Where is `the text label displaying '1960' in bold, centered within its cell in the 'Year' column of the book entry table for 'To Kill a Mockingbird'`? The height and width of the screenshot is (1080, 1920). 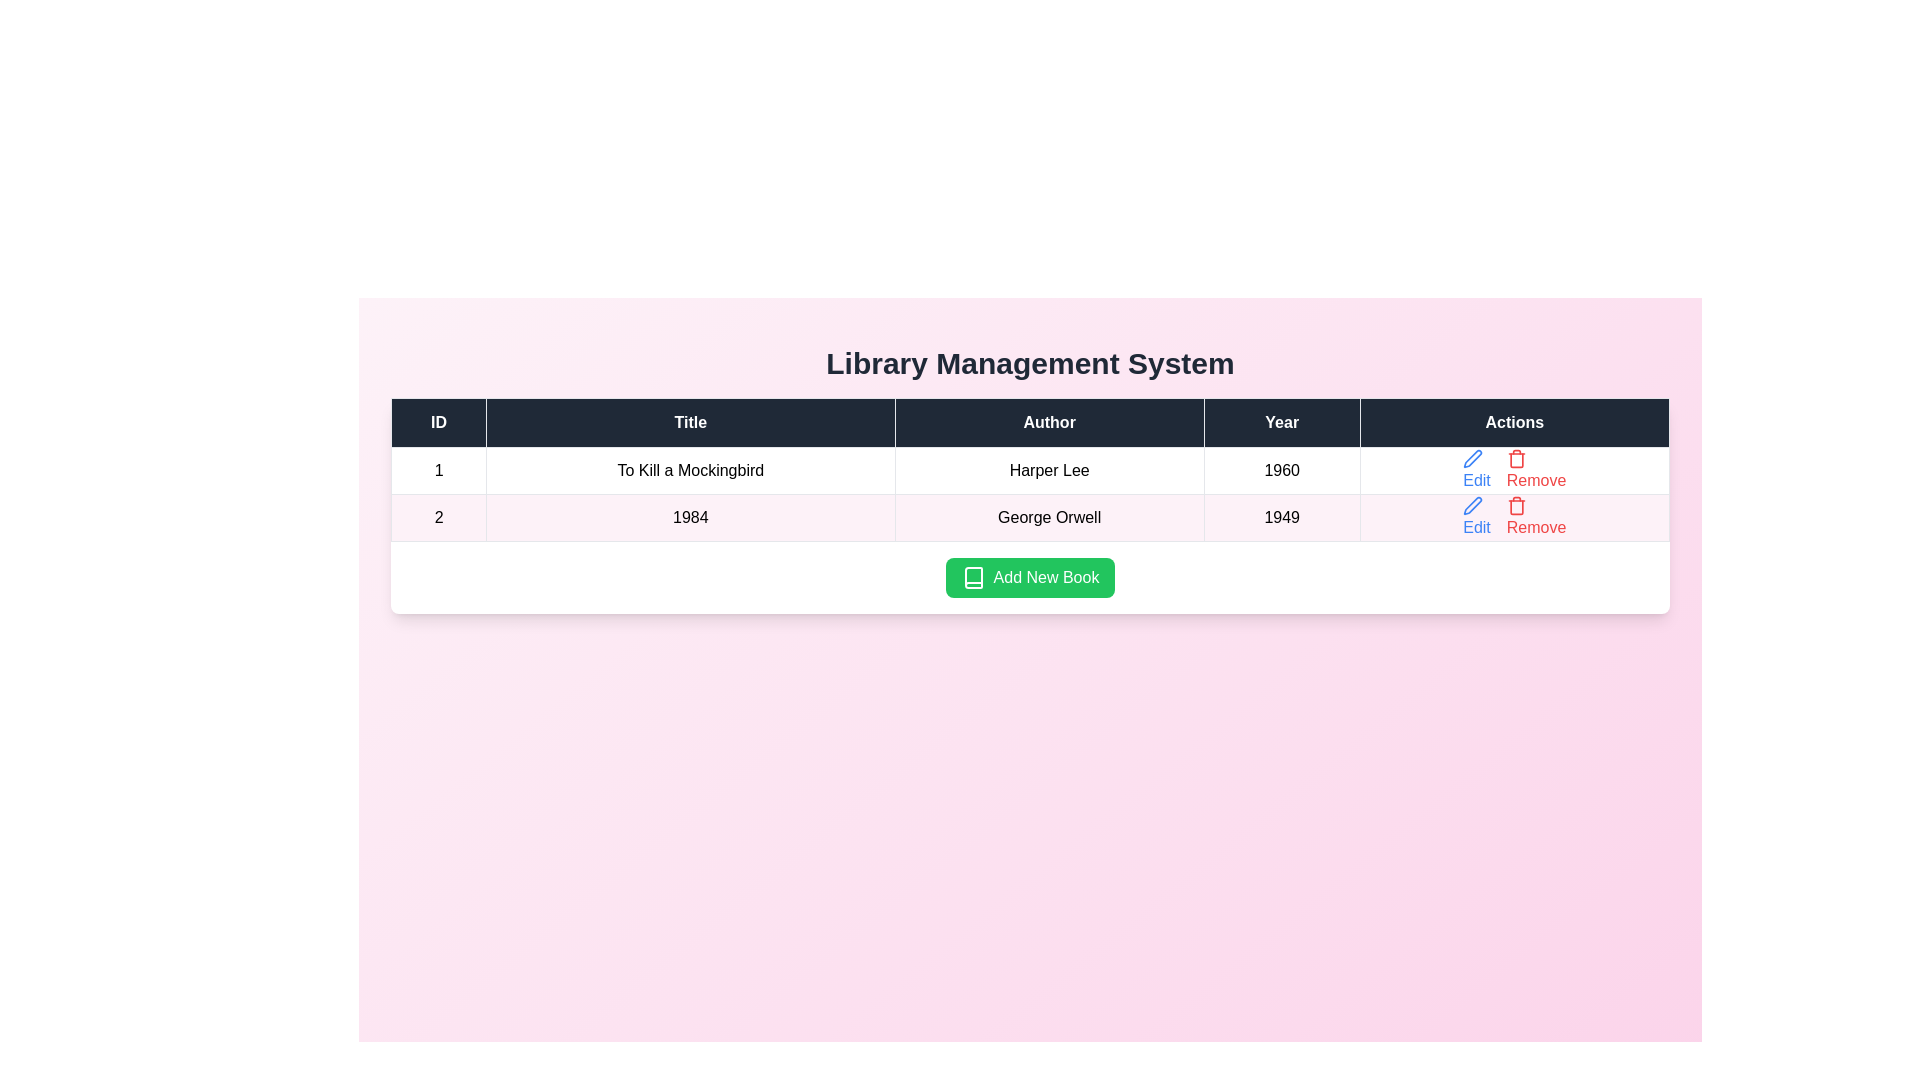 the text label displaying '1960' in bold, centered within its cell in the 'Year' column of the book entry table for 'To Kill a Mockingbird' is located at coordinates (1282, 470).